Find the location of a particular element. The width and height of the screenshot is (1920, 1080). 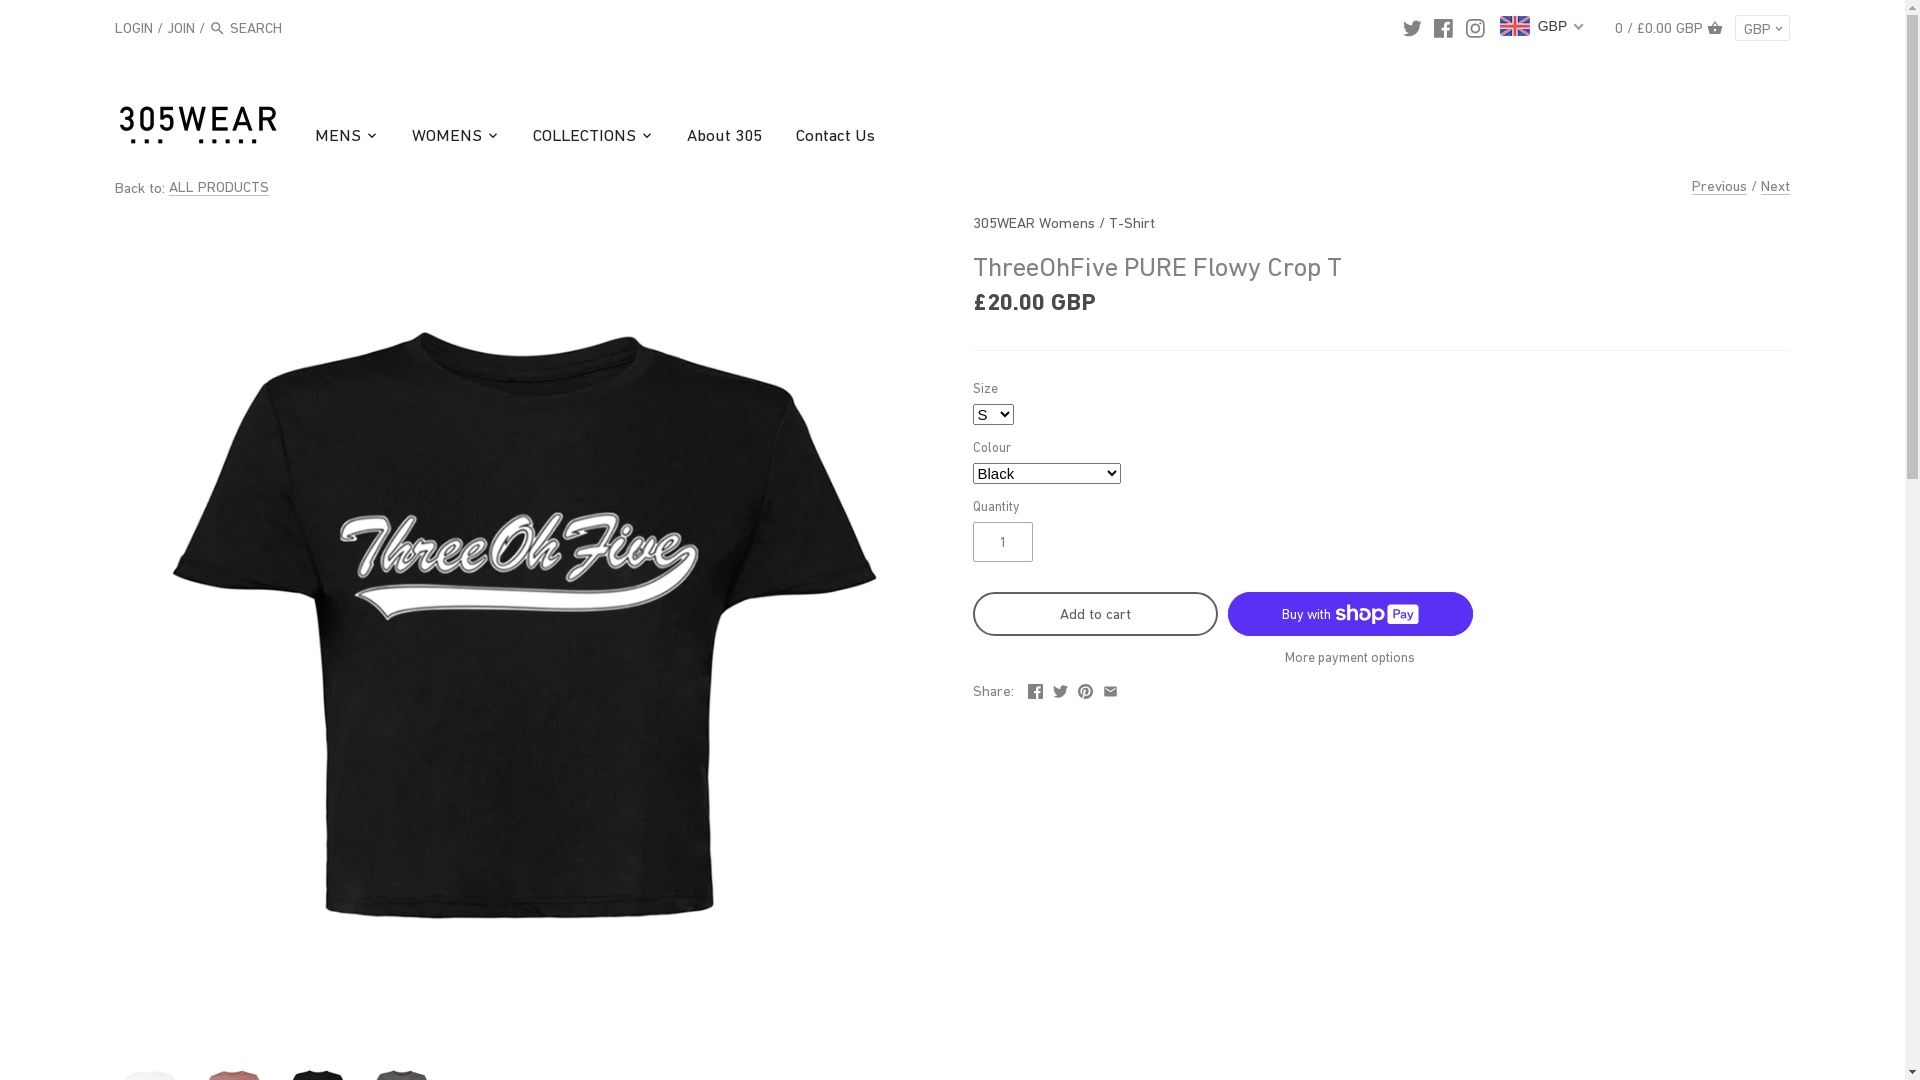

'MENS' is located at coordinates (314, 137).